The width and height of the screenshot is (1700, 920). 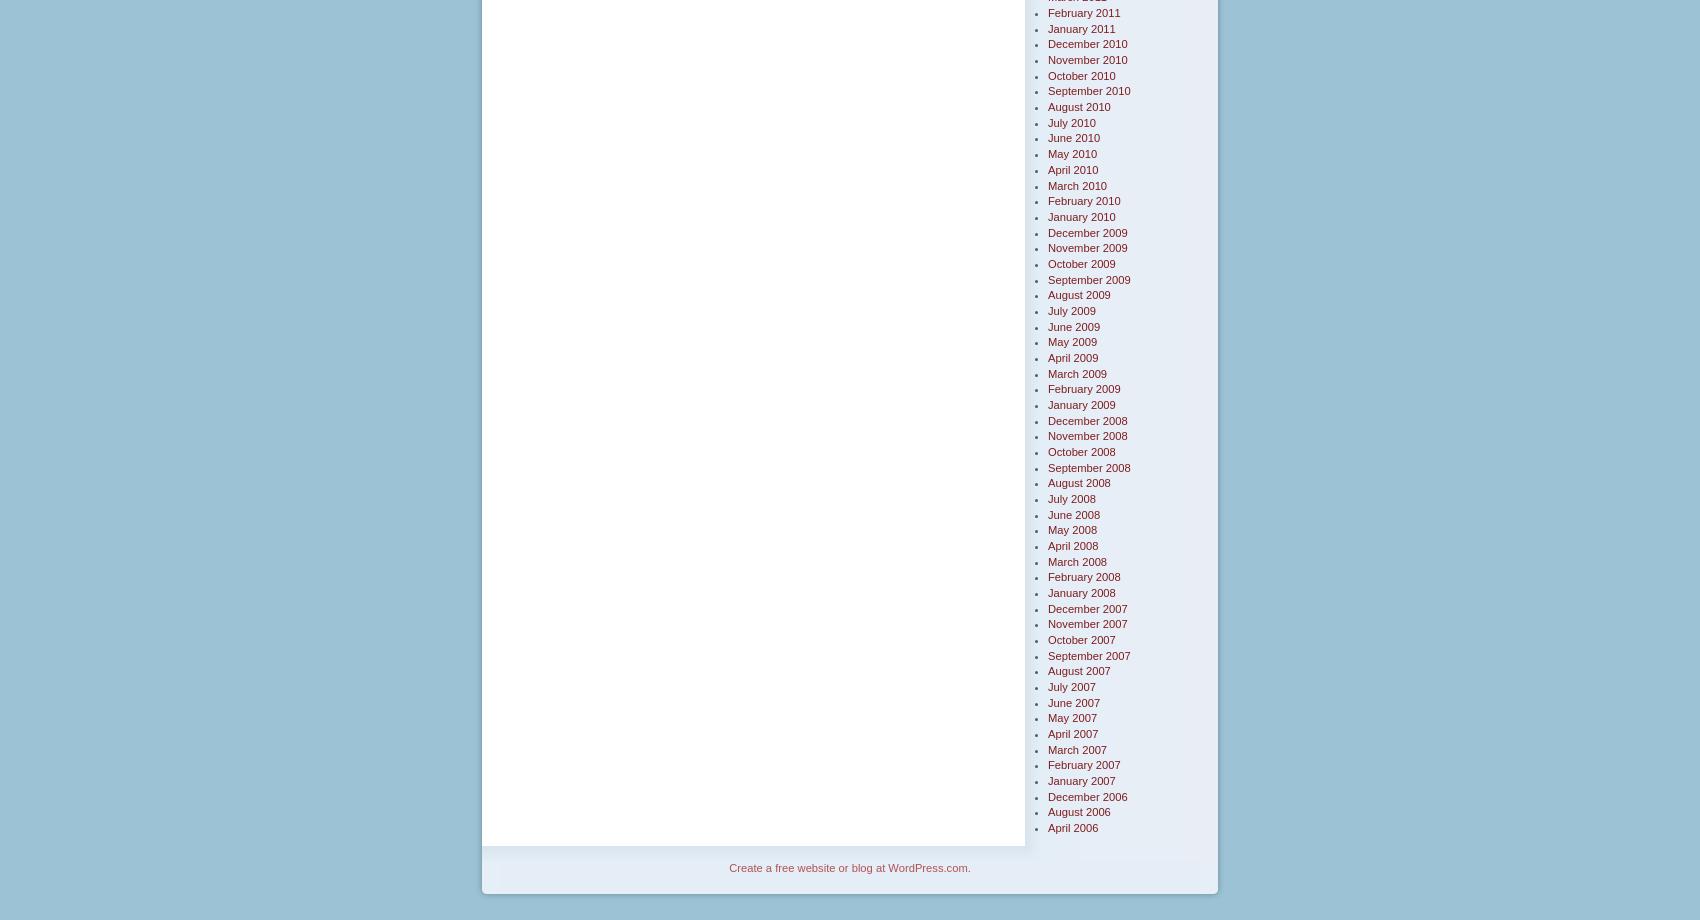 What do you see at coordinates (1071, 310) in the screenshot?
I see `'July 2009'` at bounding box center [1071, 310].